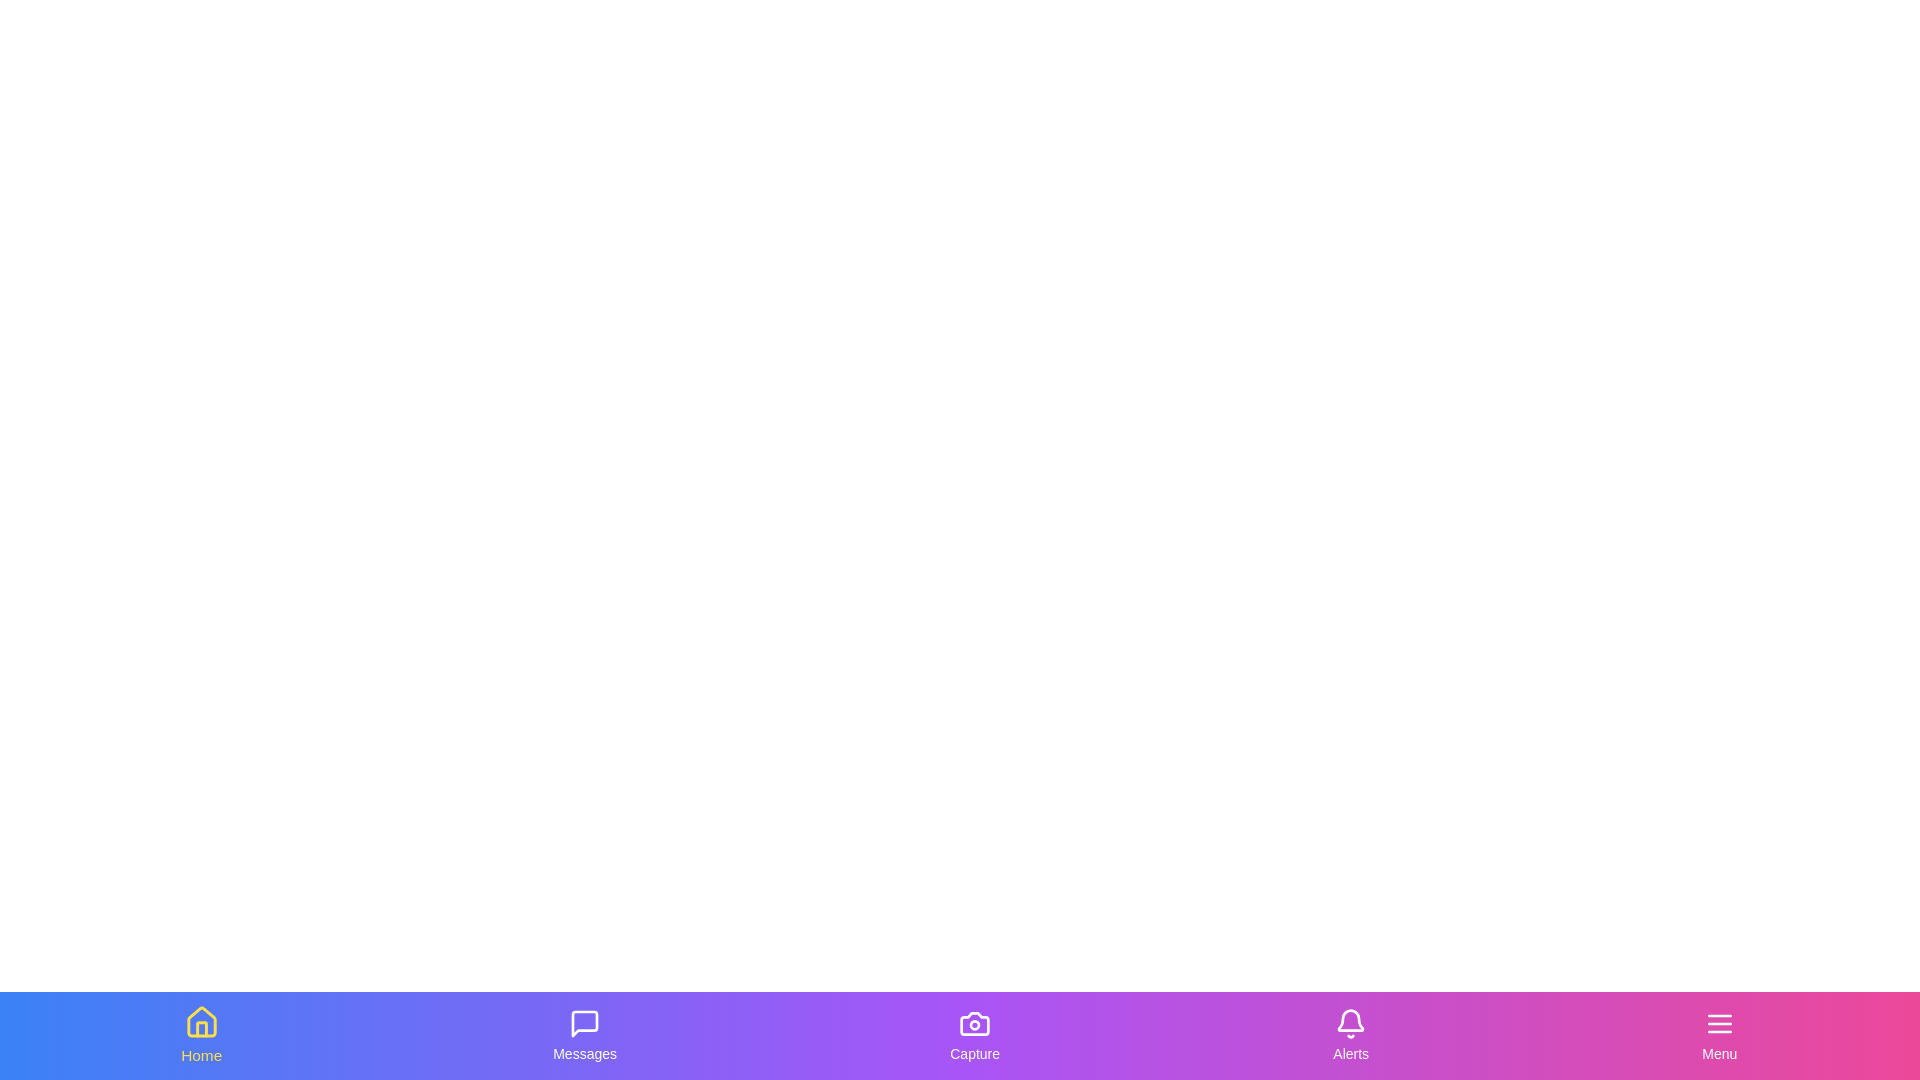  What do you see at coordinates (974, 1035) in the screenshot?
I see `the tab labeled Capture to observe its visual feedback` at bounding box center [974, 1035].